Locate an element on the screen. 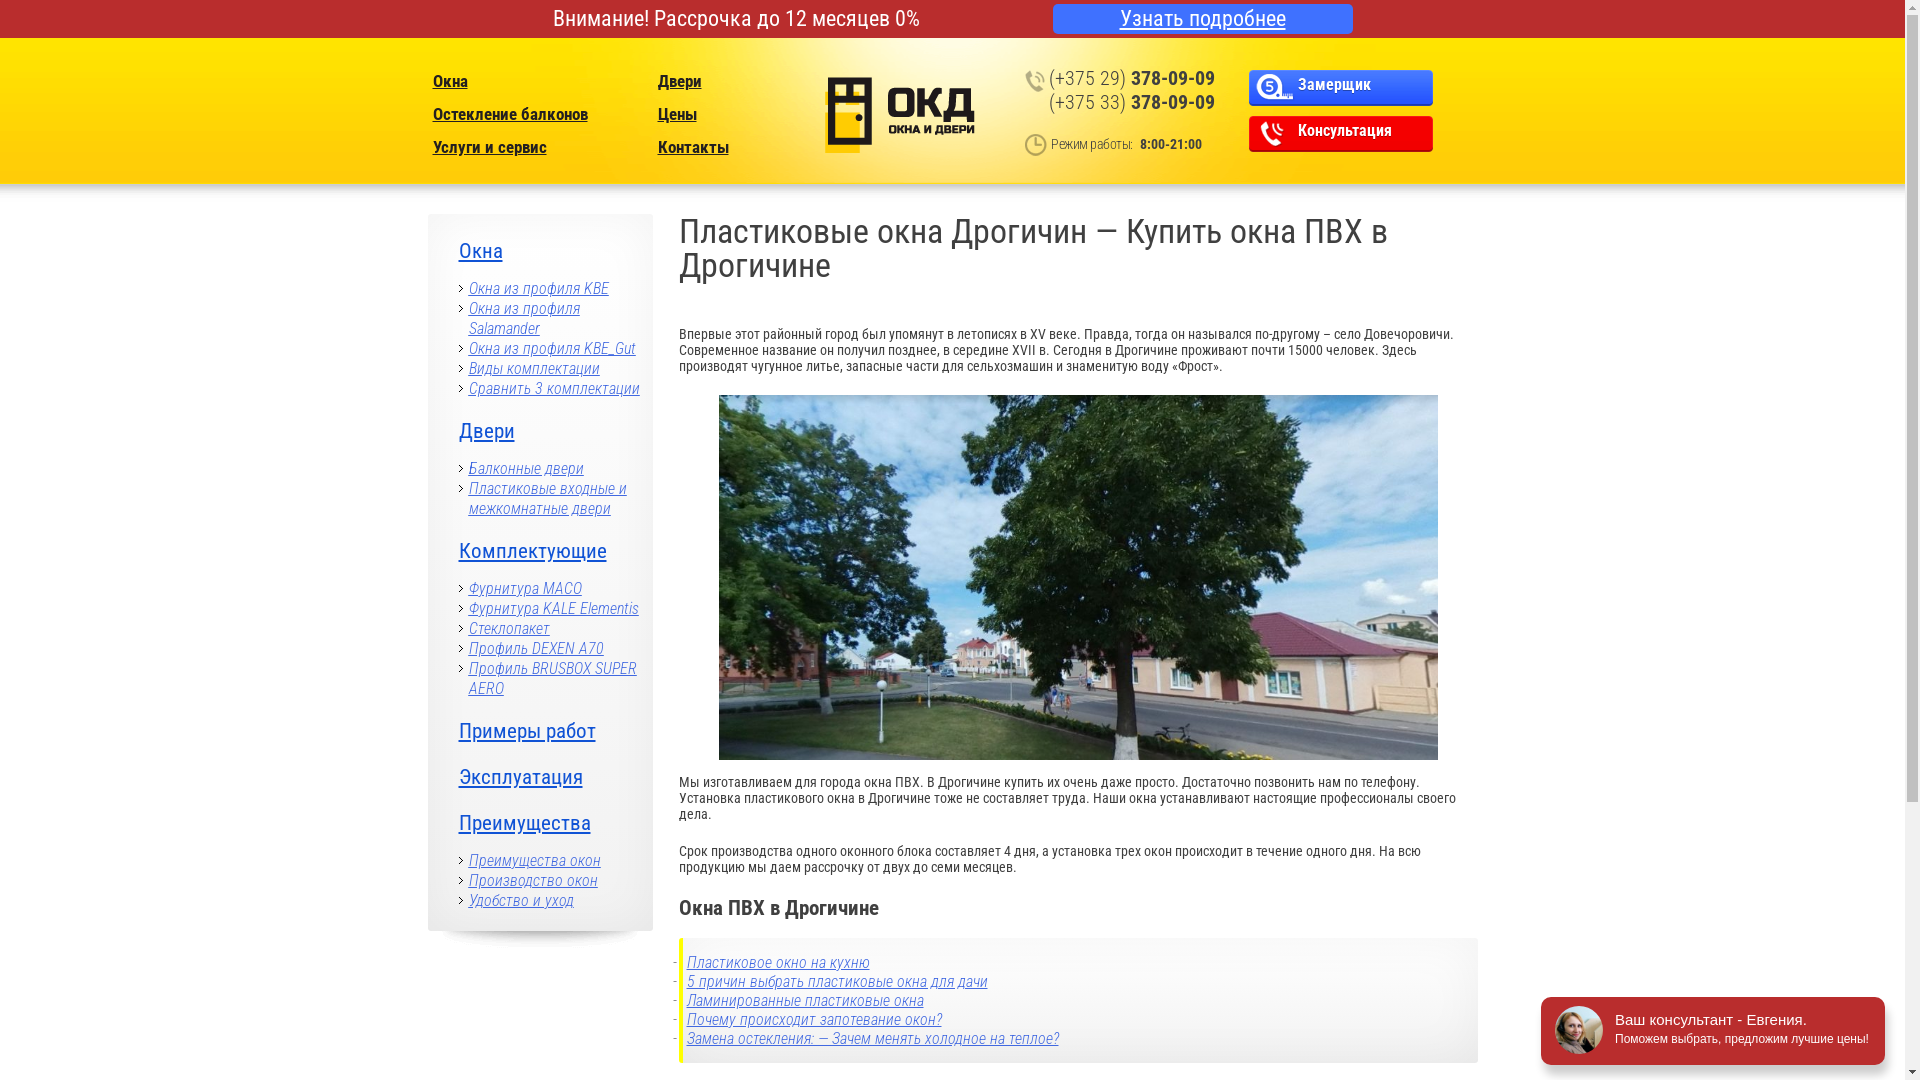 The height and width of the screenshot is (1080, 1920). '(+375 29) 378-09-09' is located at coordinates (1048, 76).